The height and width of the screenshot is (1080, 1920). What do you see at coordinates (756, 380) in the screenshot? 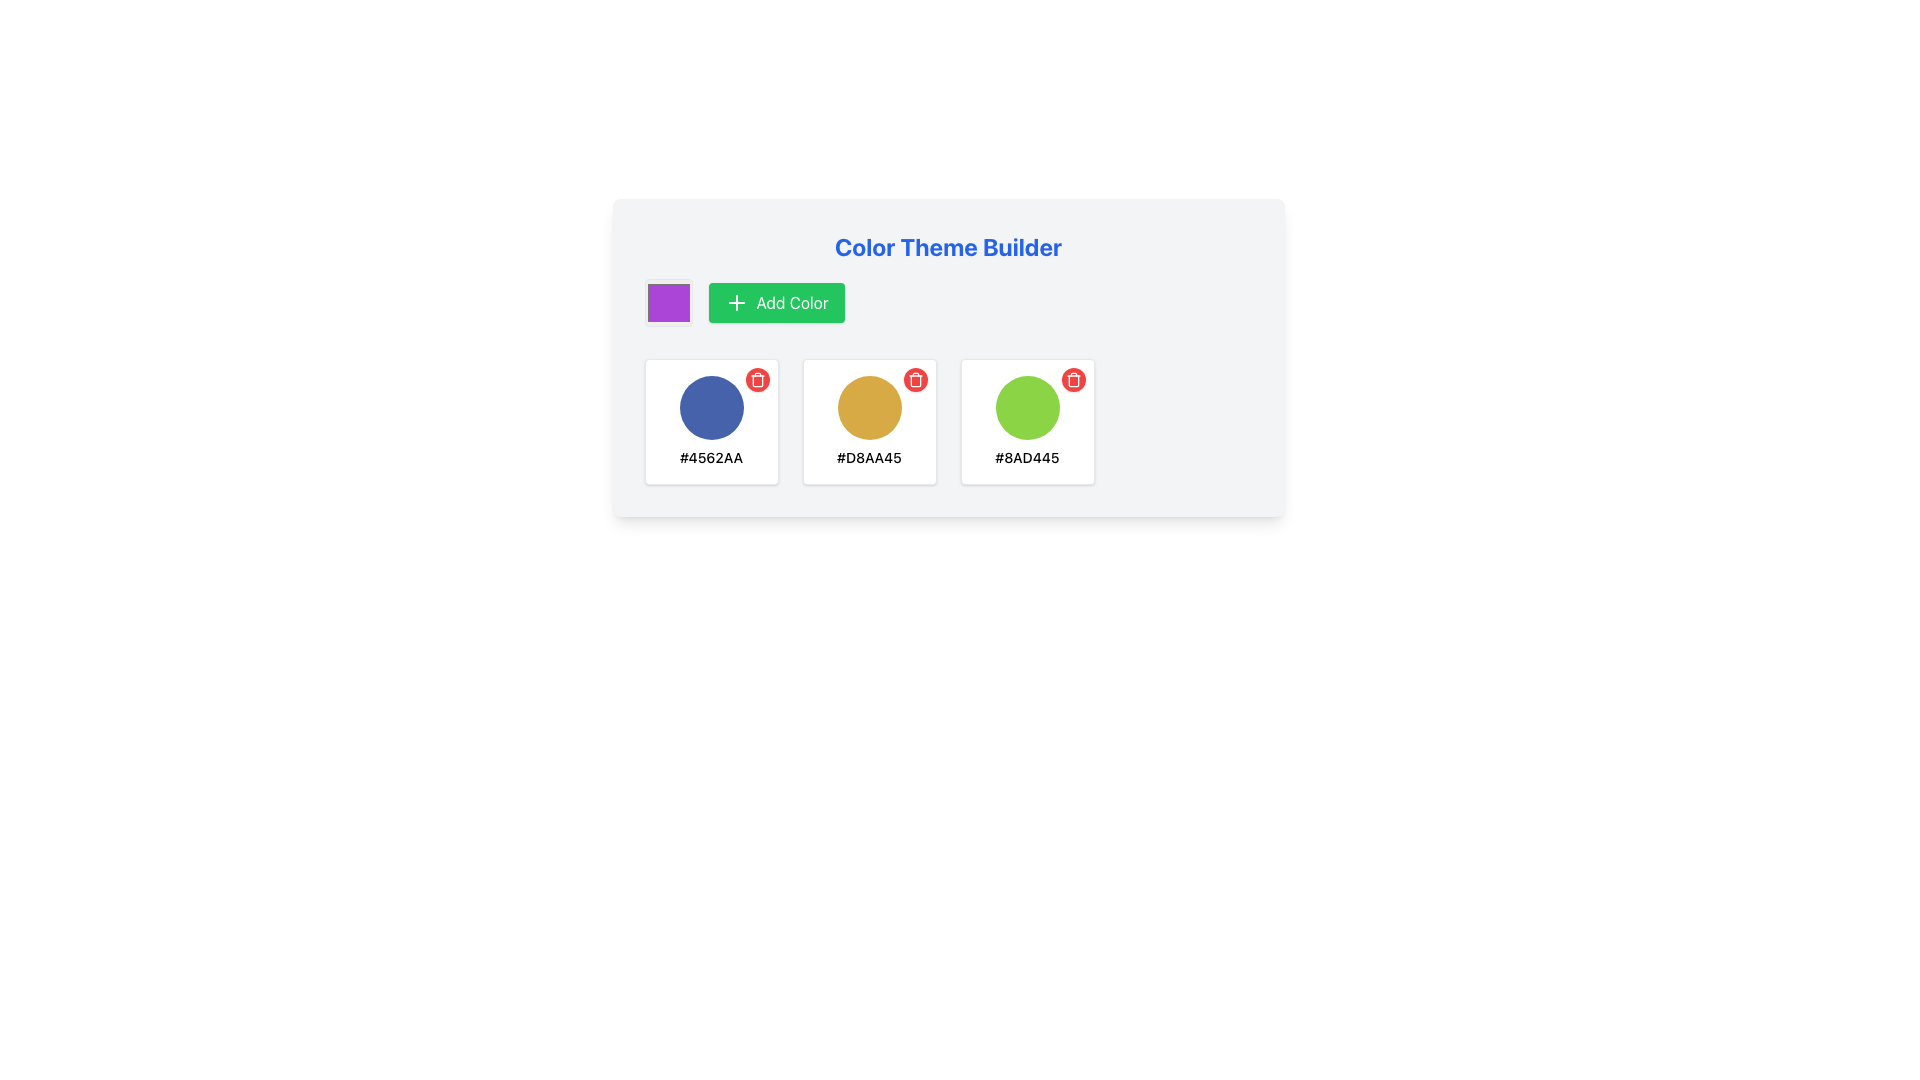
I see `the red circular delete button, which is a trash can icon located at the top-right corner of the third card displaying color information` at bounding box center [756, 380].